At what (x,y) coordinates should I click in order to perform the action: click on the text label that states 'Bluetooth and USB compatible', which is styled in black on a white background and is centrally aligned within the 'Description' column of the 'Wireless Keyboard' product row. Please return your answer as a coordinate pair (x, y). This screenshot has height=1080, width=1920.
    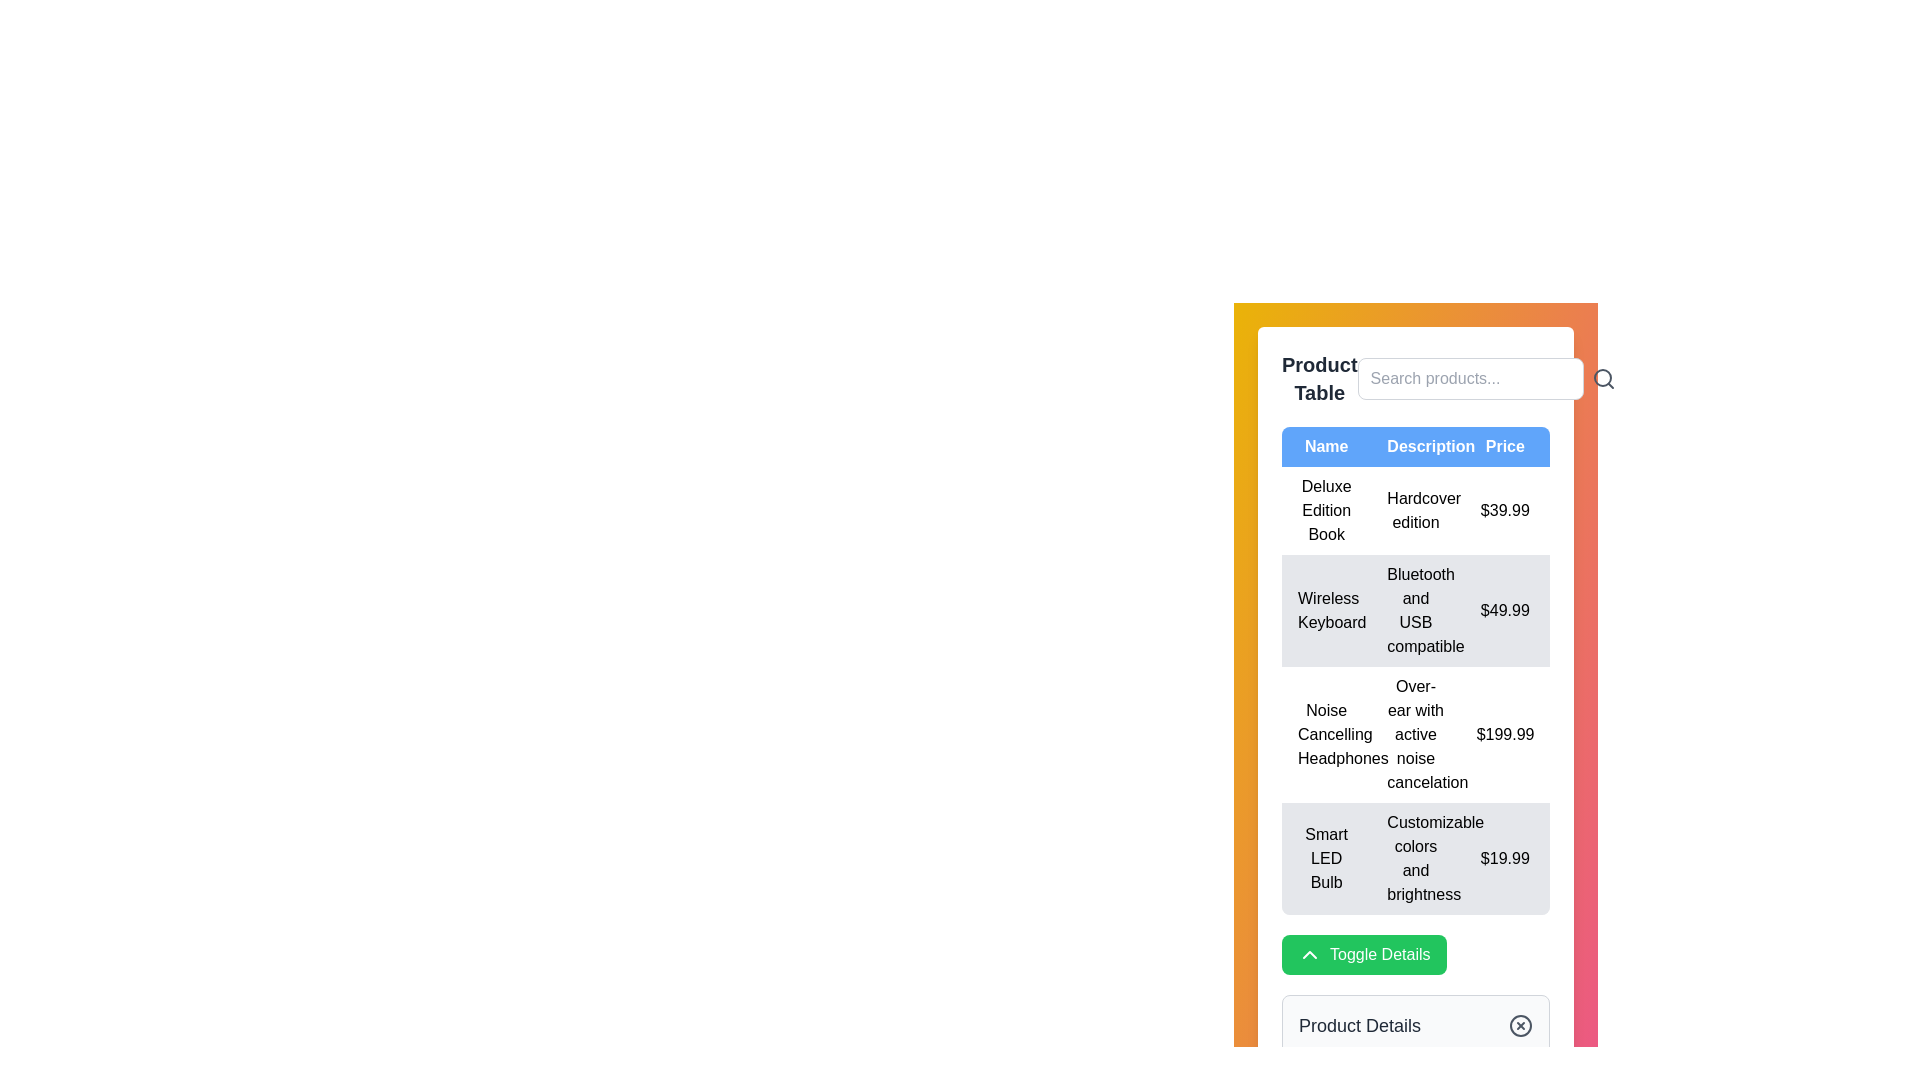
    Looking at the image, I should click on (1415, 609).